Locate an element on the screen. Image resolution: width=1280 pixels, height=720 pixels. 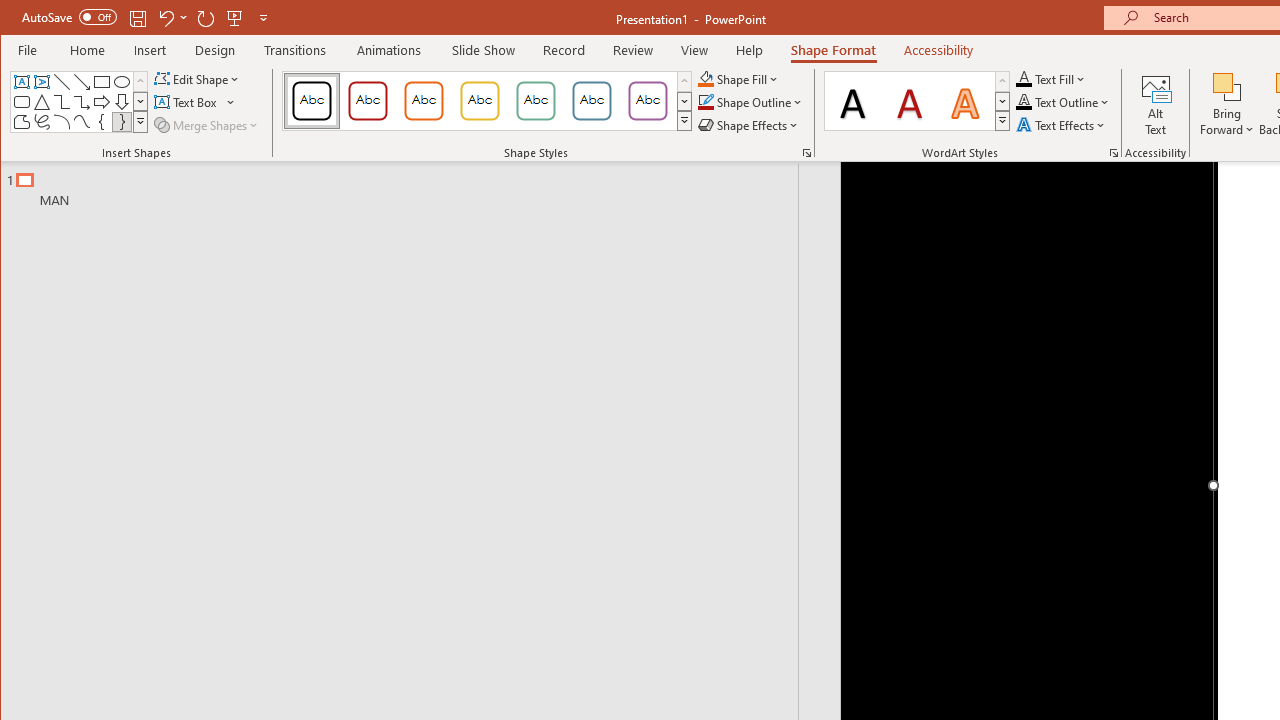
'Colored Outline - Dark Red, Accent 1' is located at coordinates (368, 100).